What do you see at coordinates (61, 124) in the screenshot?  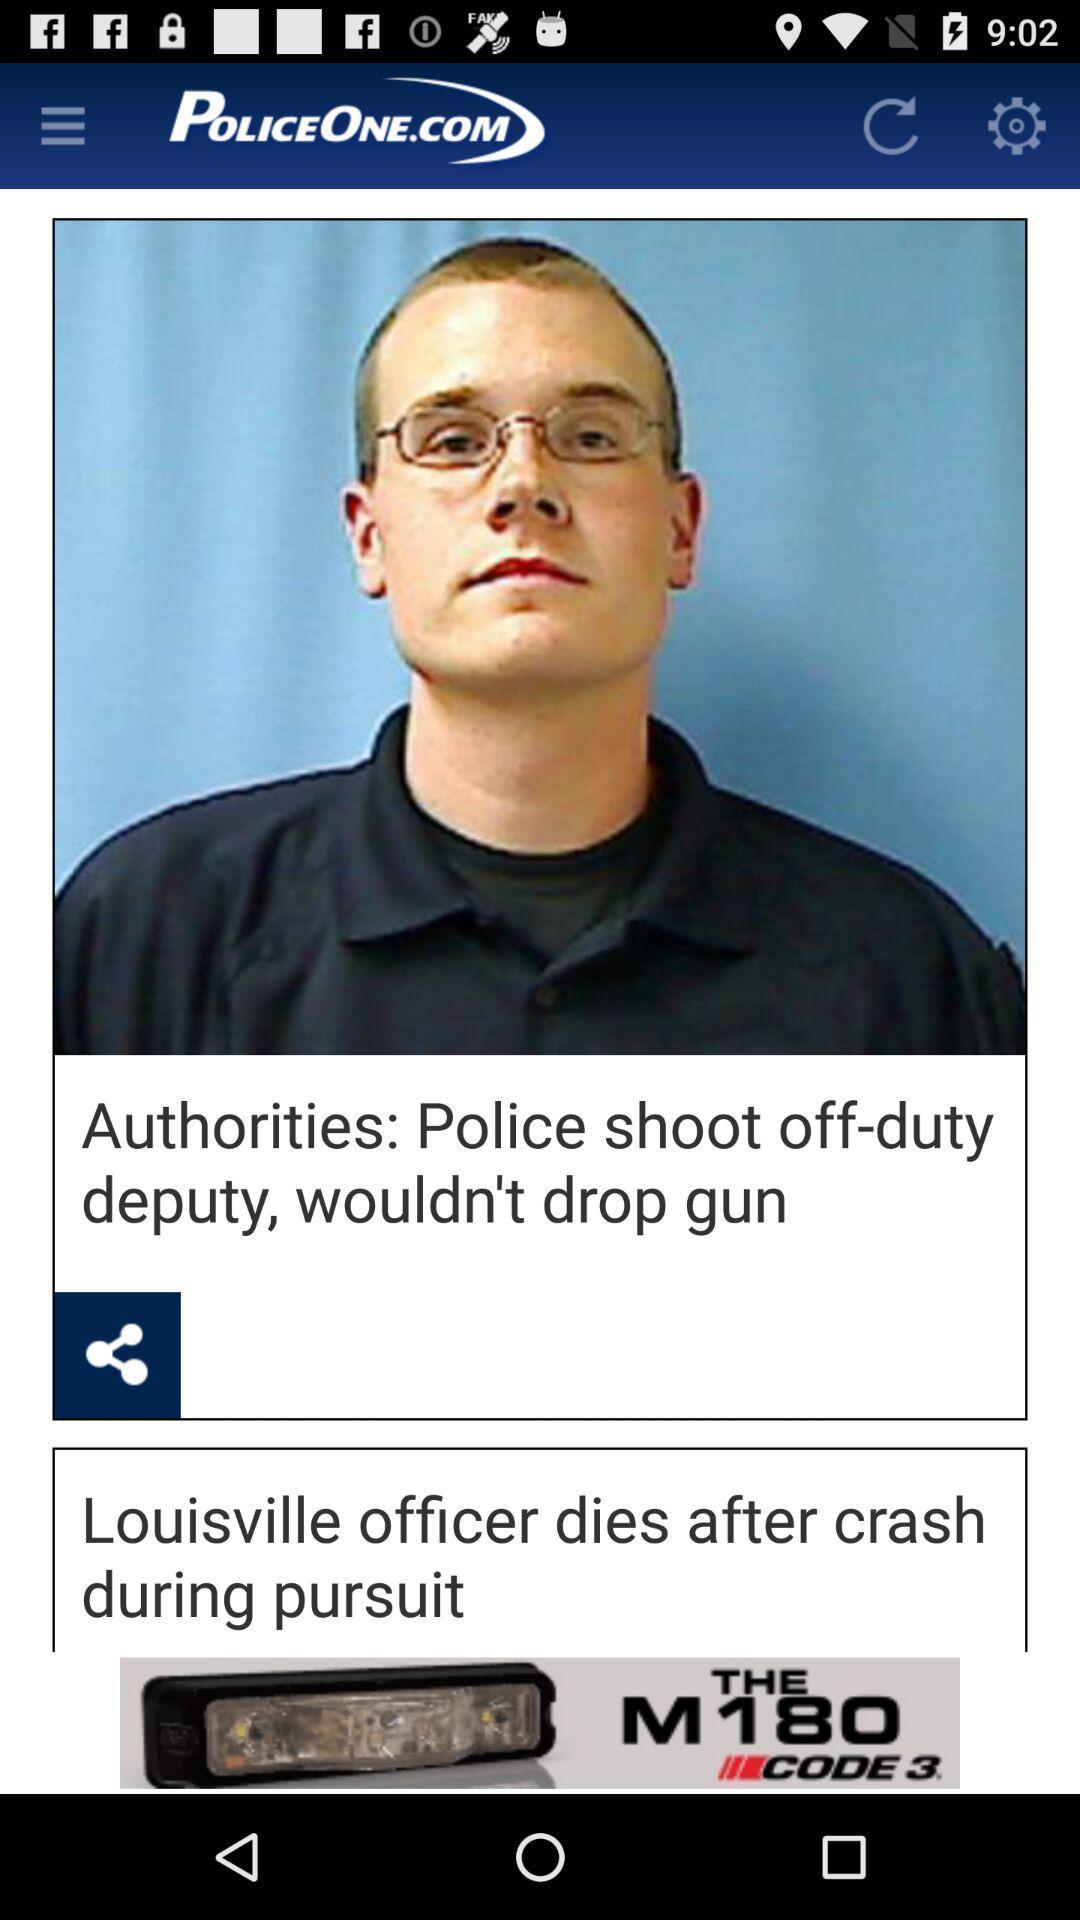 I see `main menu option` at bounding box center [61, 124].